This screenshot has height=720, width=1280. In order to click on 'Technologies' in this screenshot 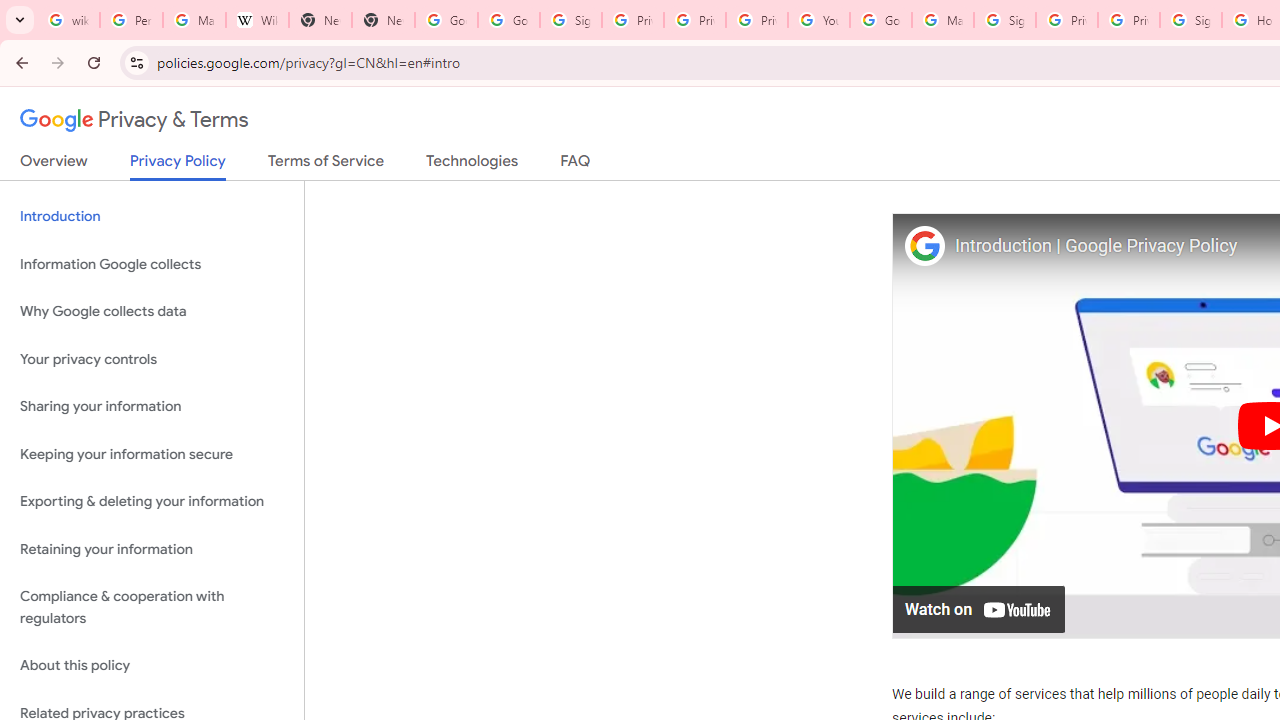, I will do `click(471, 164)`.